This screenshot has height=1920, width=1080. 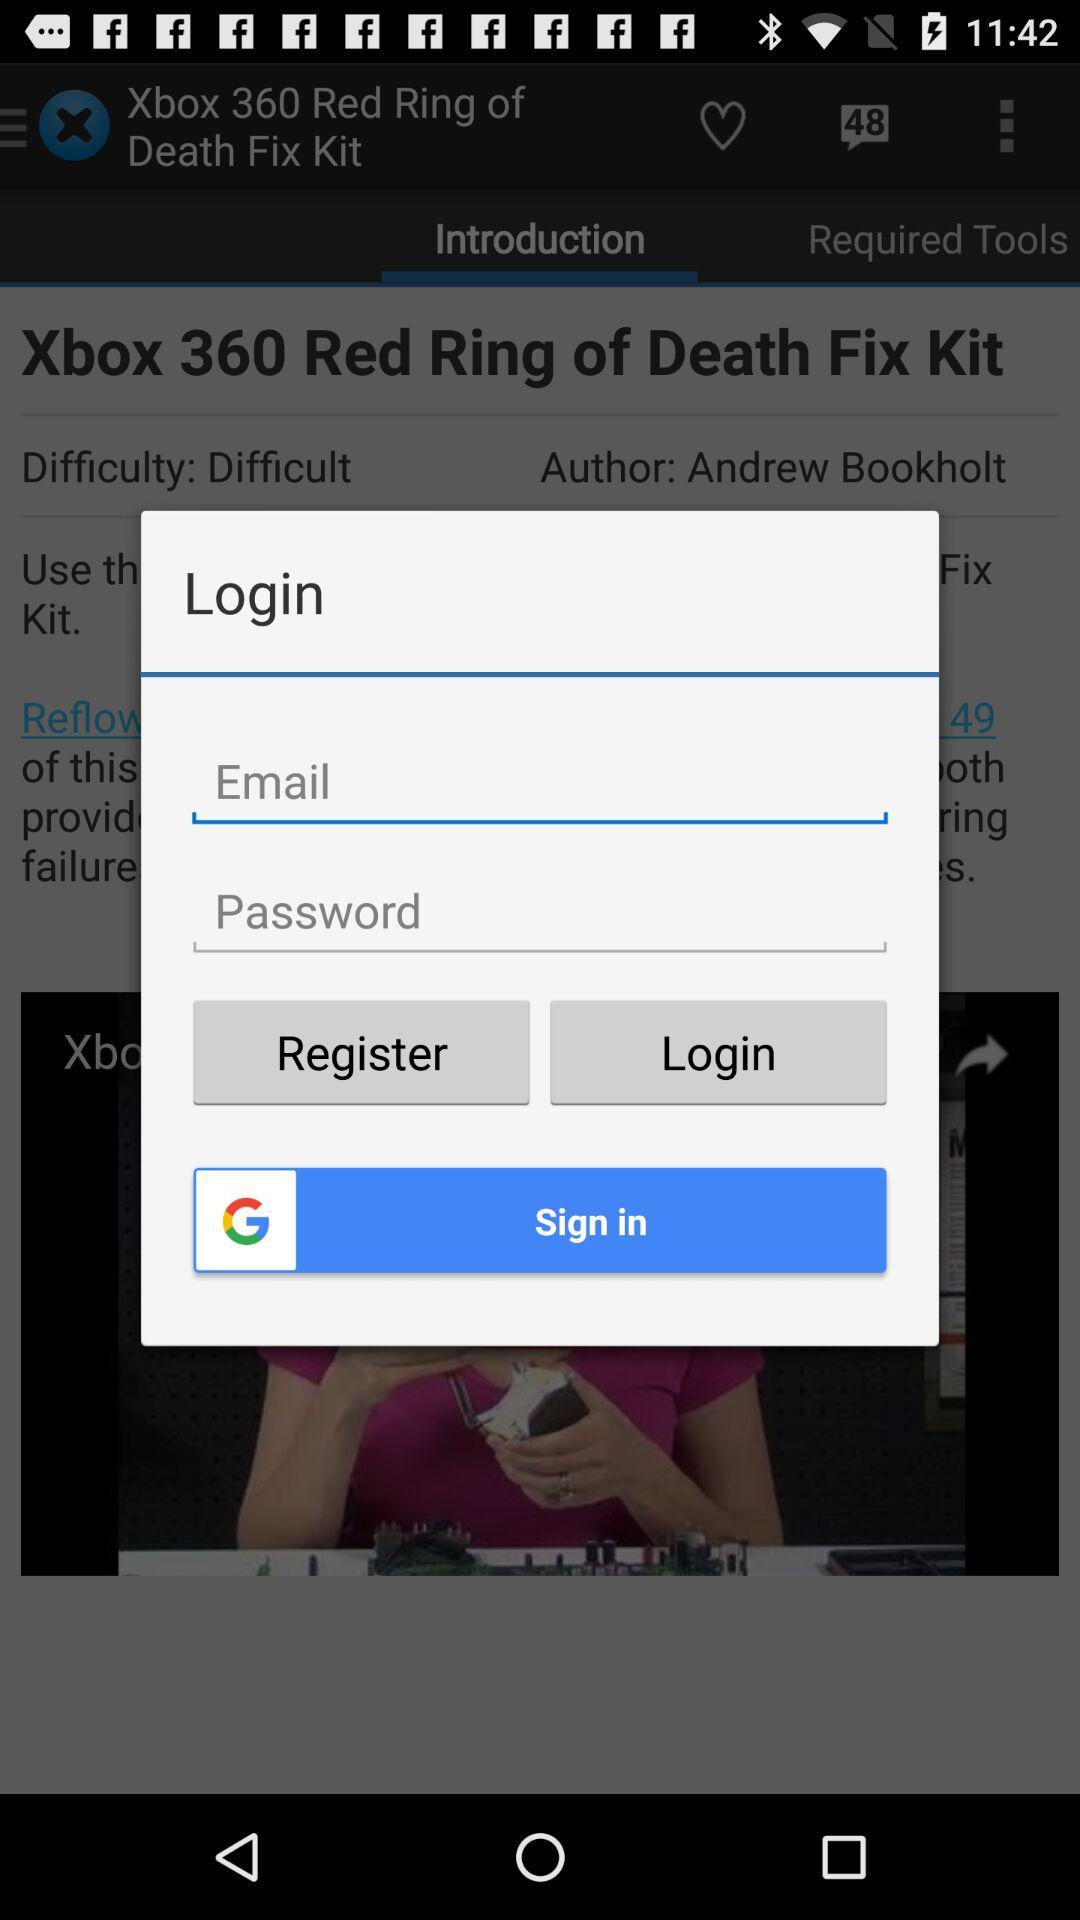 I want to click on item below register button, so click(x=540, y=1219).